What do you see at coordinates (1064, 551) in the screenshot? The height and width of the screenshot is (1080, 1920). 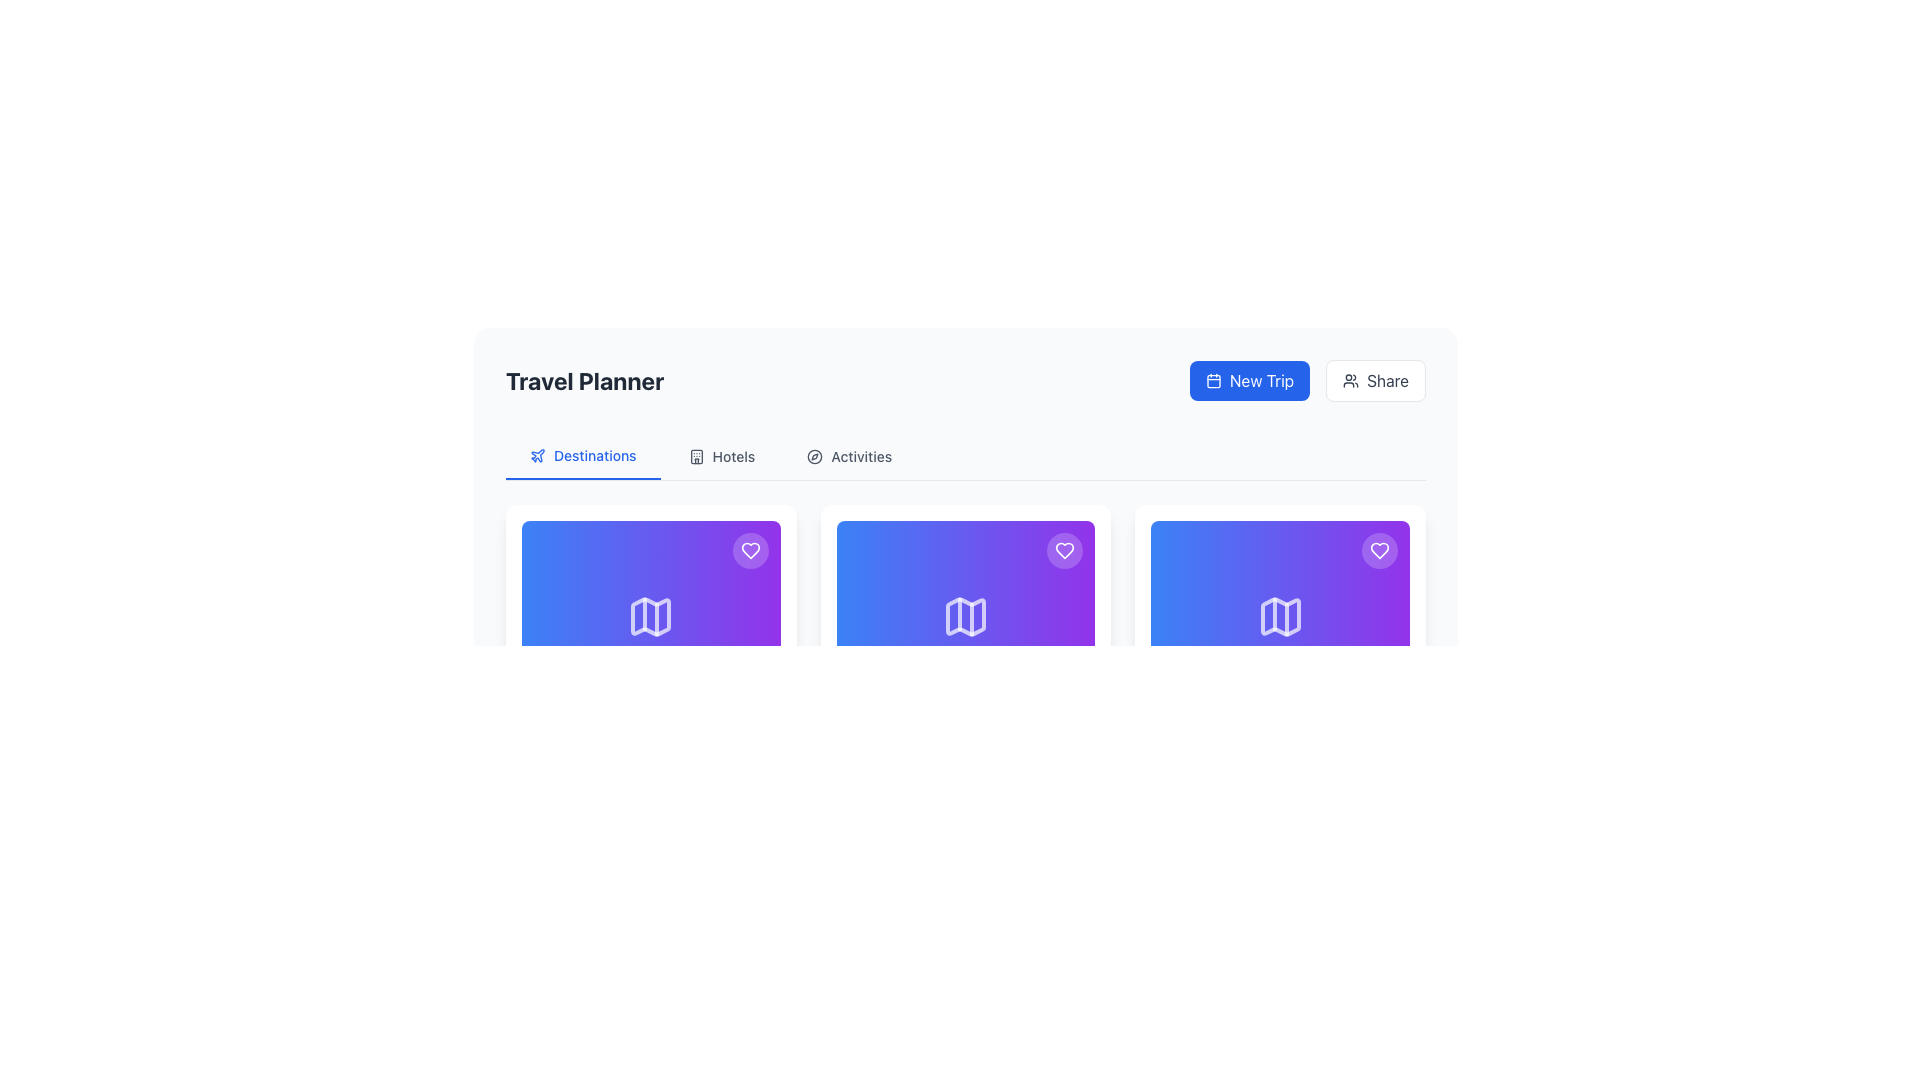 I see `the heart-shaped icon within the interactive button at the top-right corner of the purple card to mark it as a favorite` at bounding box center [1064, 551].